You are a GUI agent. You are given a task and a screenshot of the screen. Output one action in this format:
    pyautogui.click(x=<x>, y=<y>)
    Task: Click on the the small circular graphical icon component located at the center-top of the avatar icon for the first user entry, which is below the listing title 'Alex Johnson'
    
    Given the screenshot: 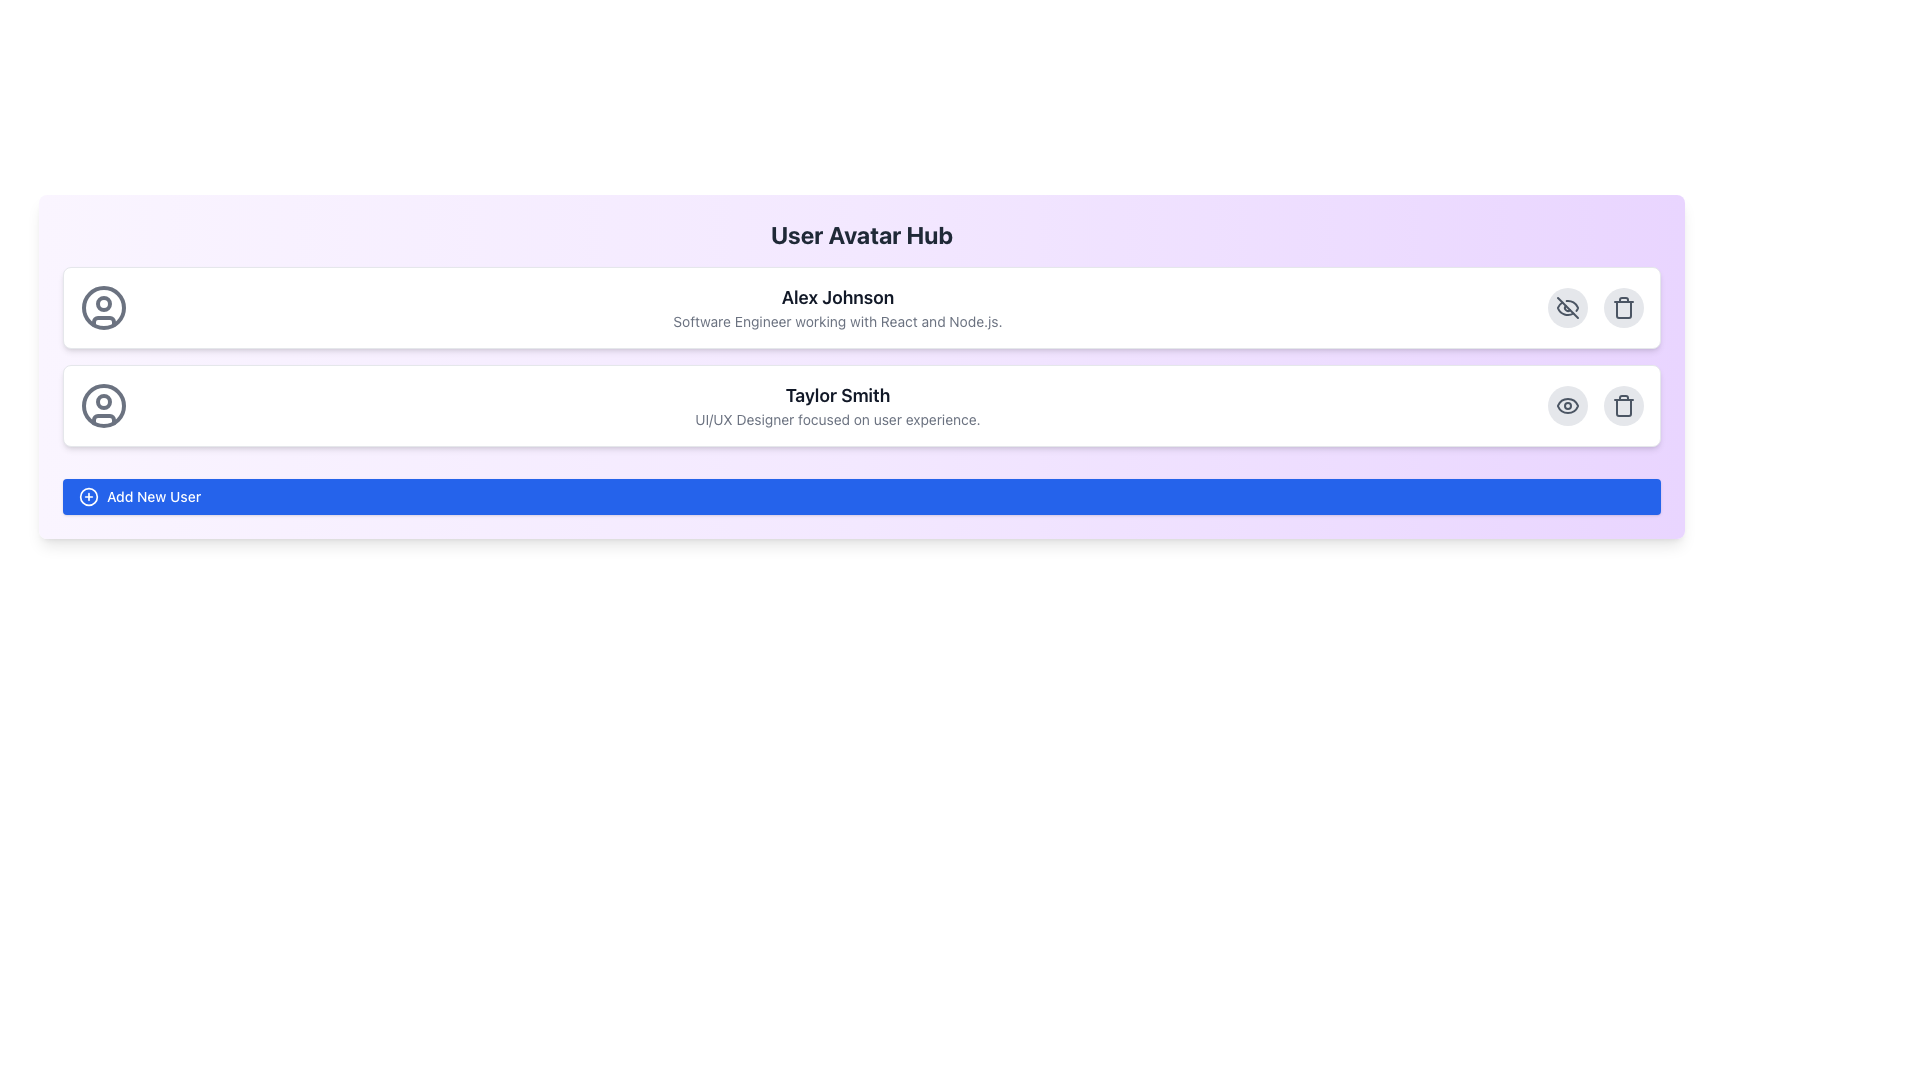 What is the action you would take?
    pyautogui.click(x=103, y=304)
    